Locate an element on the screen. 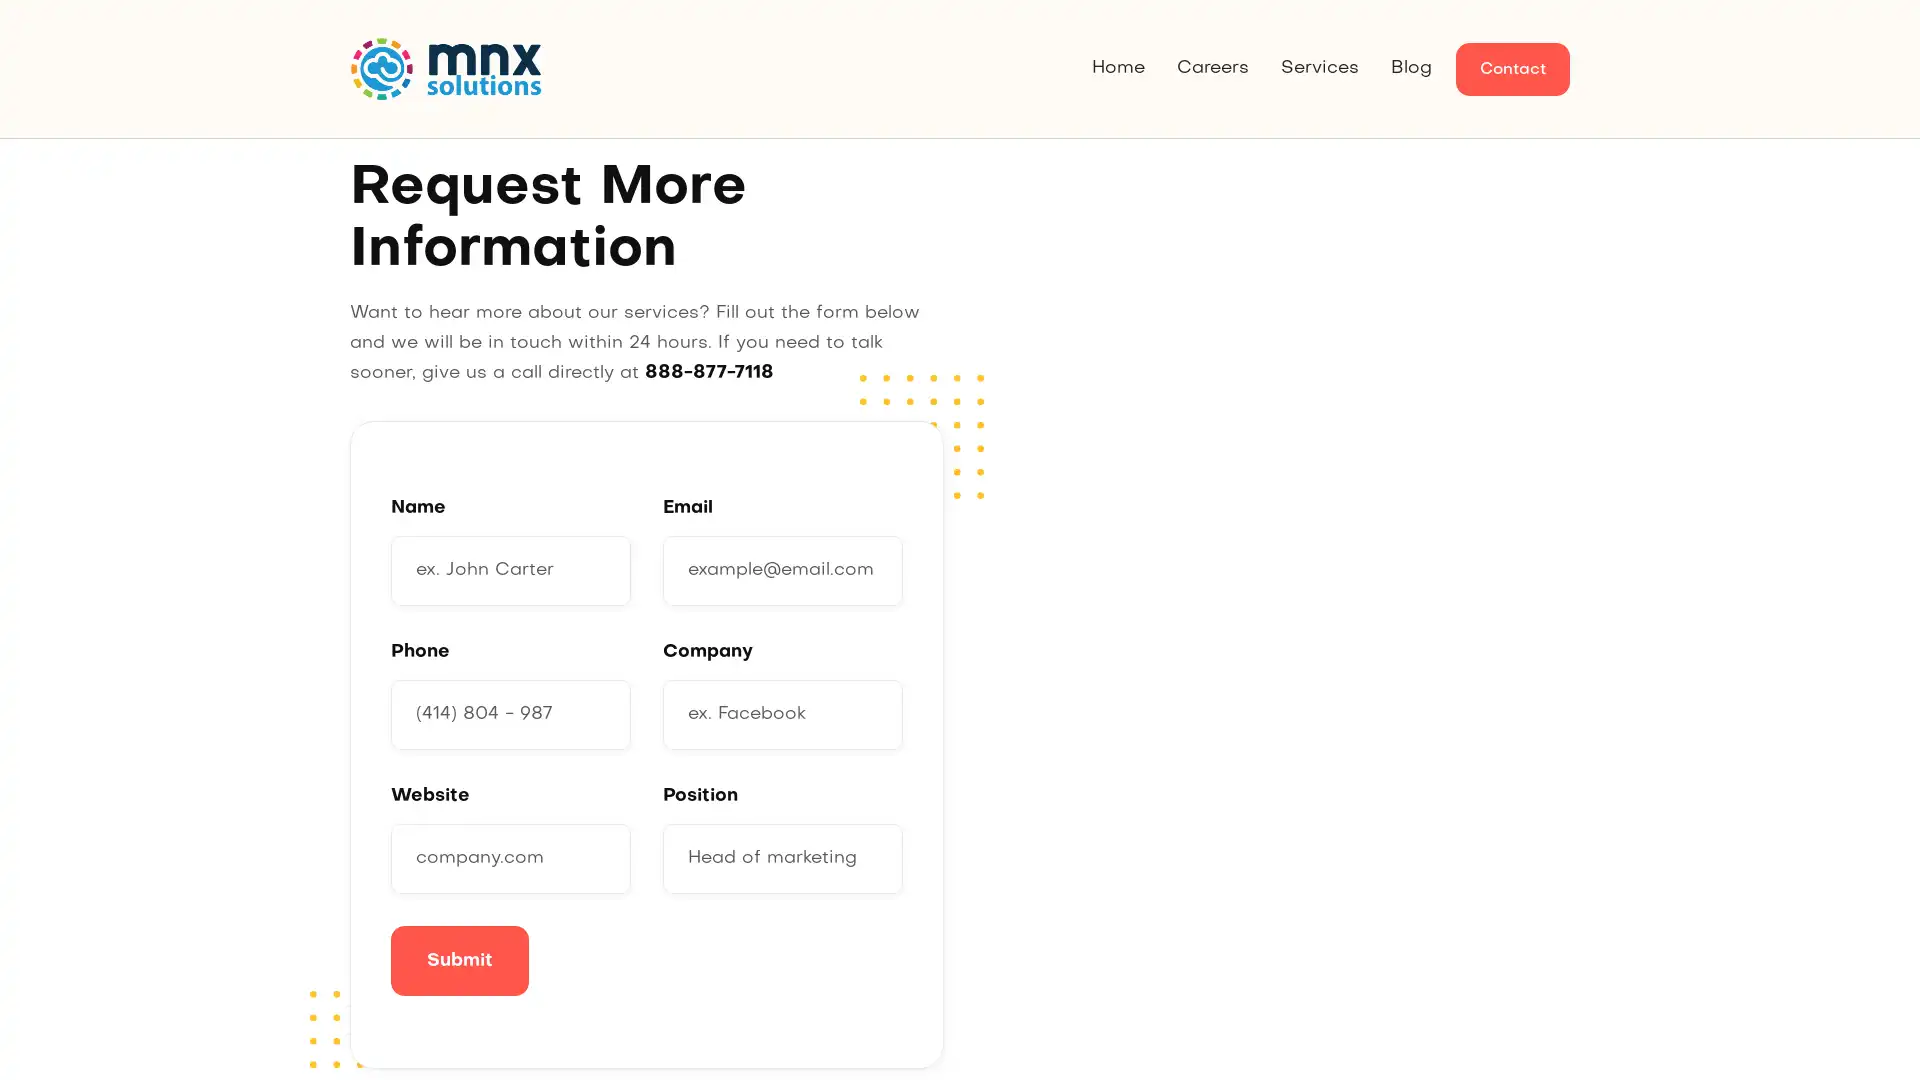 Image resolution: width=1920 pixels, height=1080 pixels. Submit is located at coordinates (459, 959).